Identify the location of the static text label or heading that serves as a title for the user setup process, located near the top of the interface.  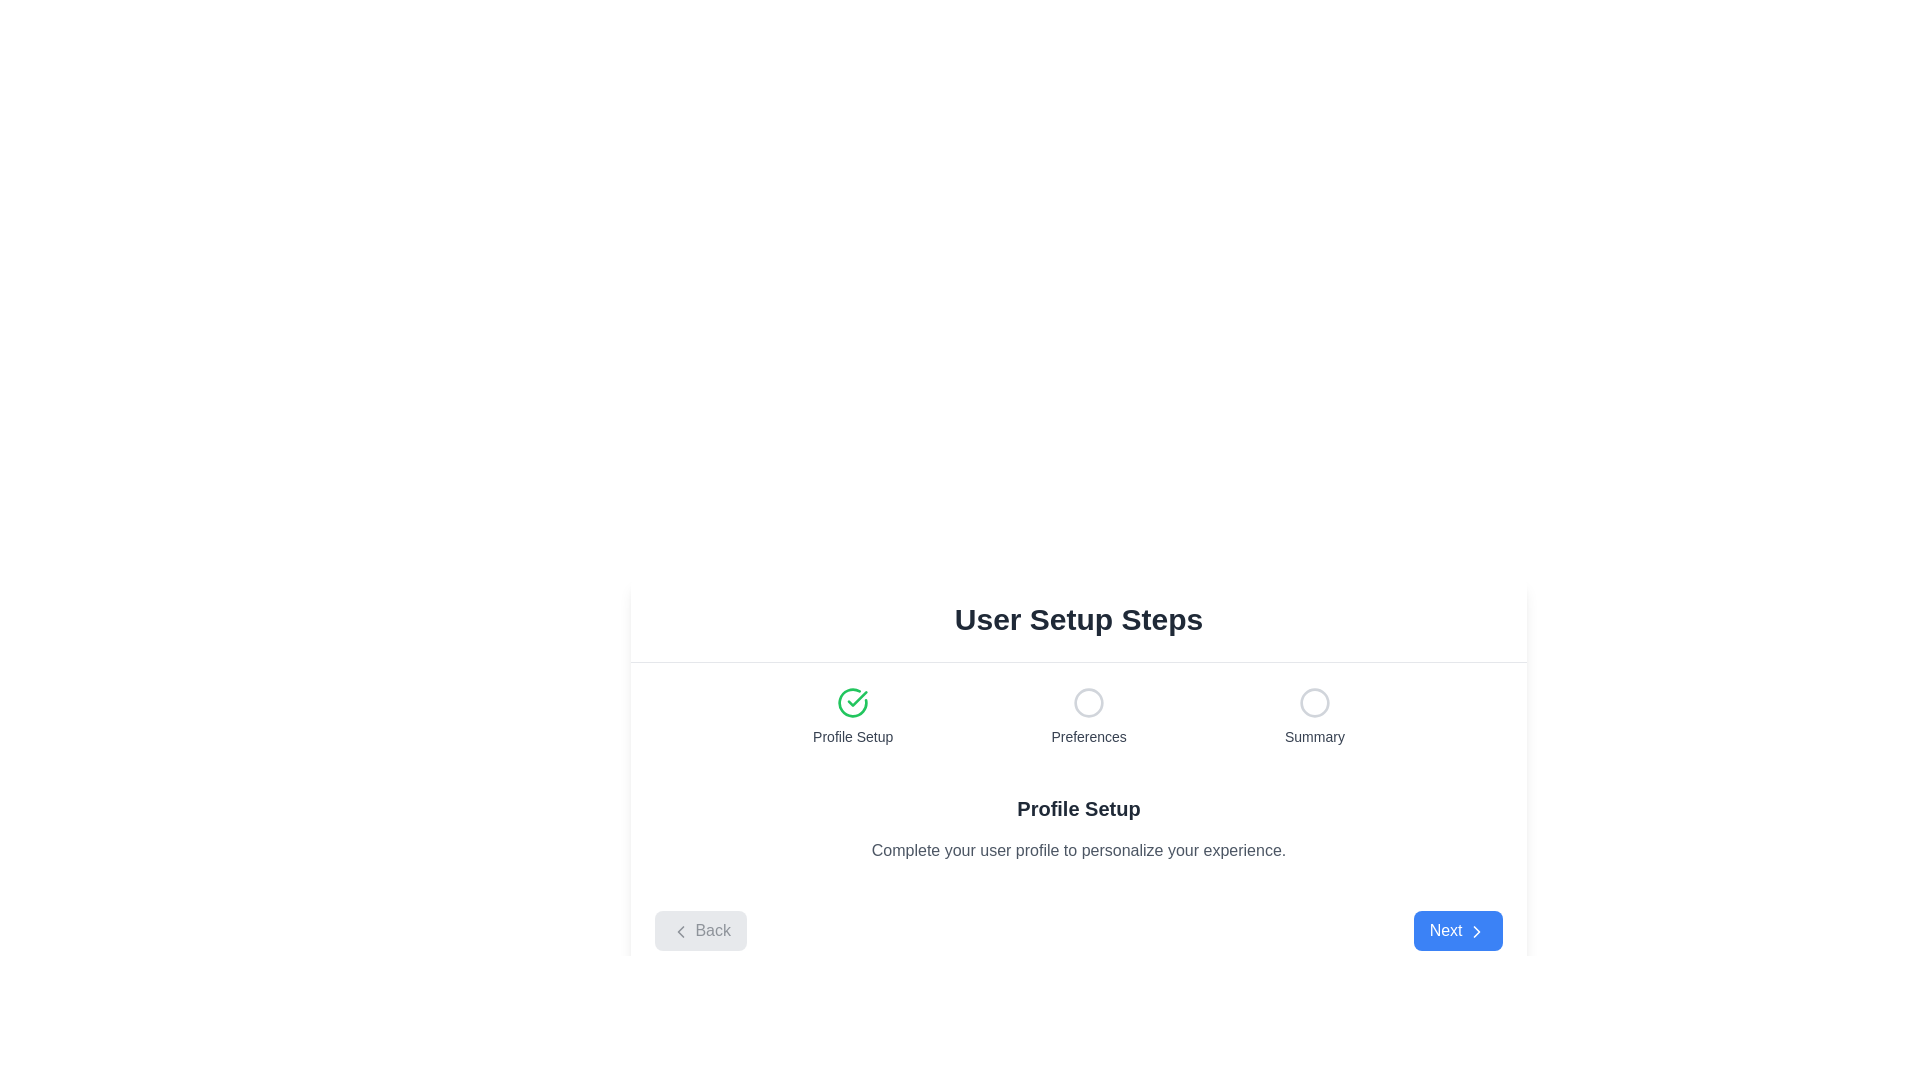
(1078, 619).